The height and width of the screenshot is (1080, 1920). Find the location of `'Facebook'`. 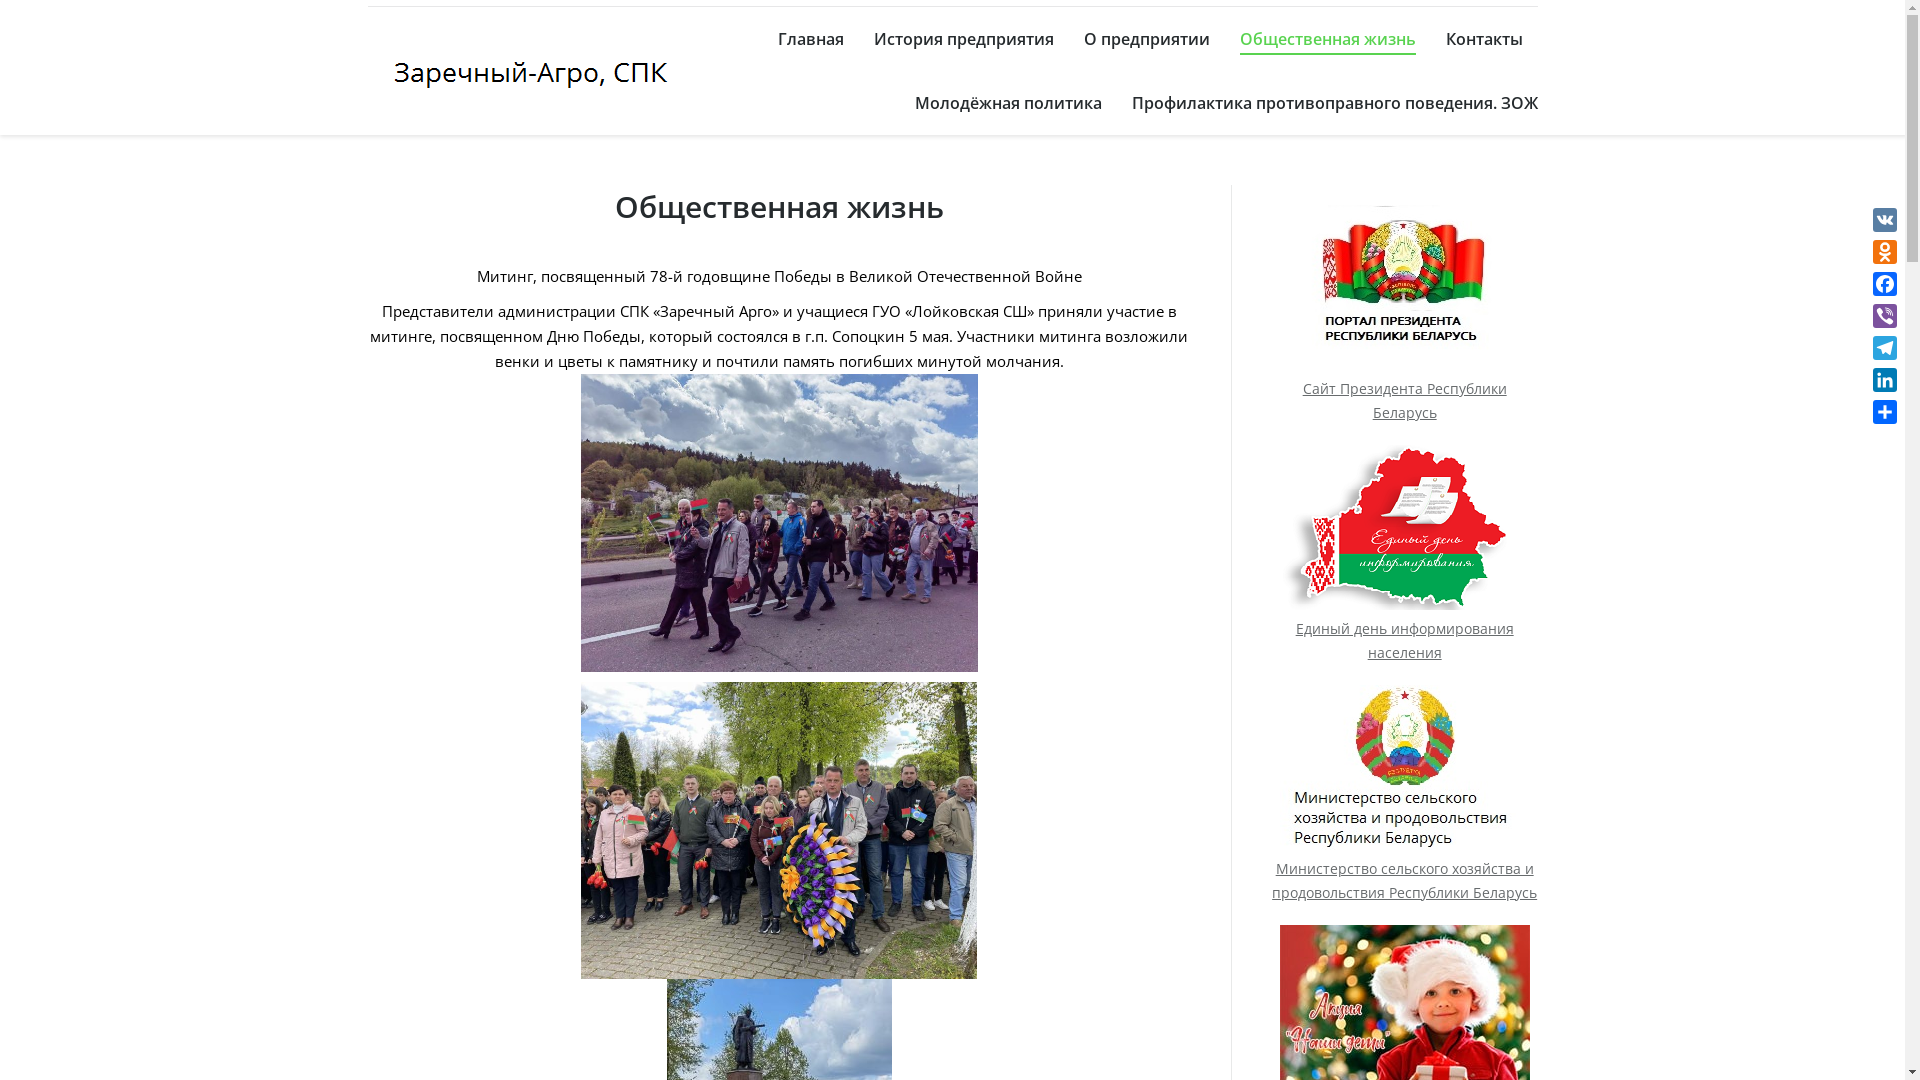

'Facebook' is located at coordinates (1884, 284).